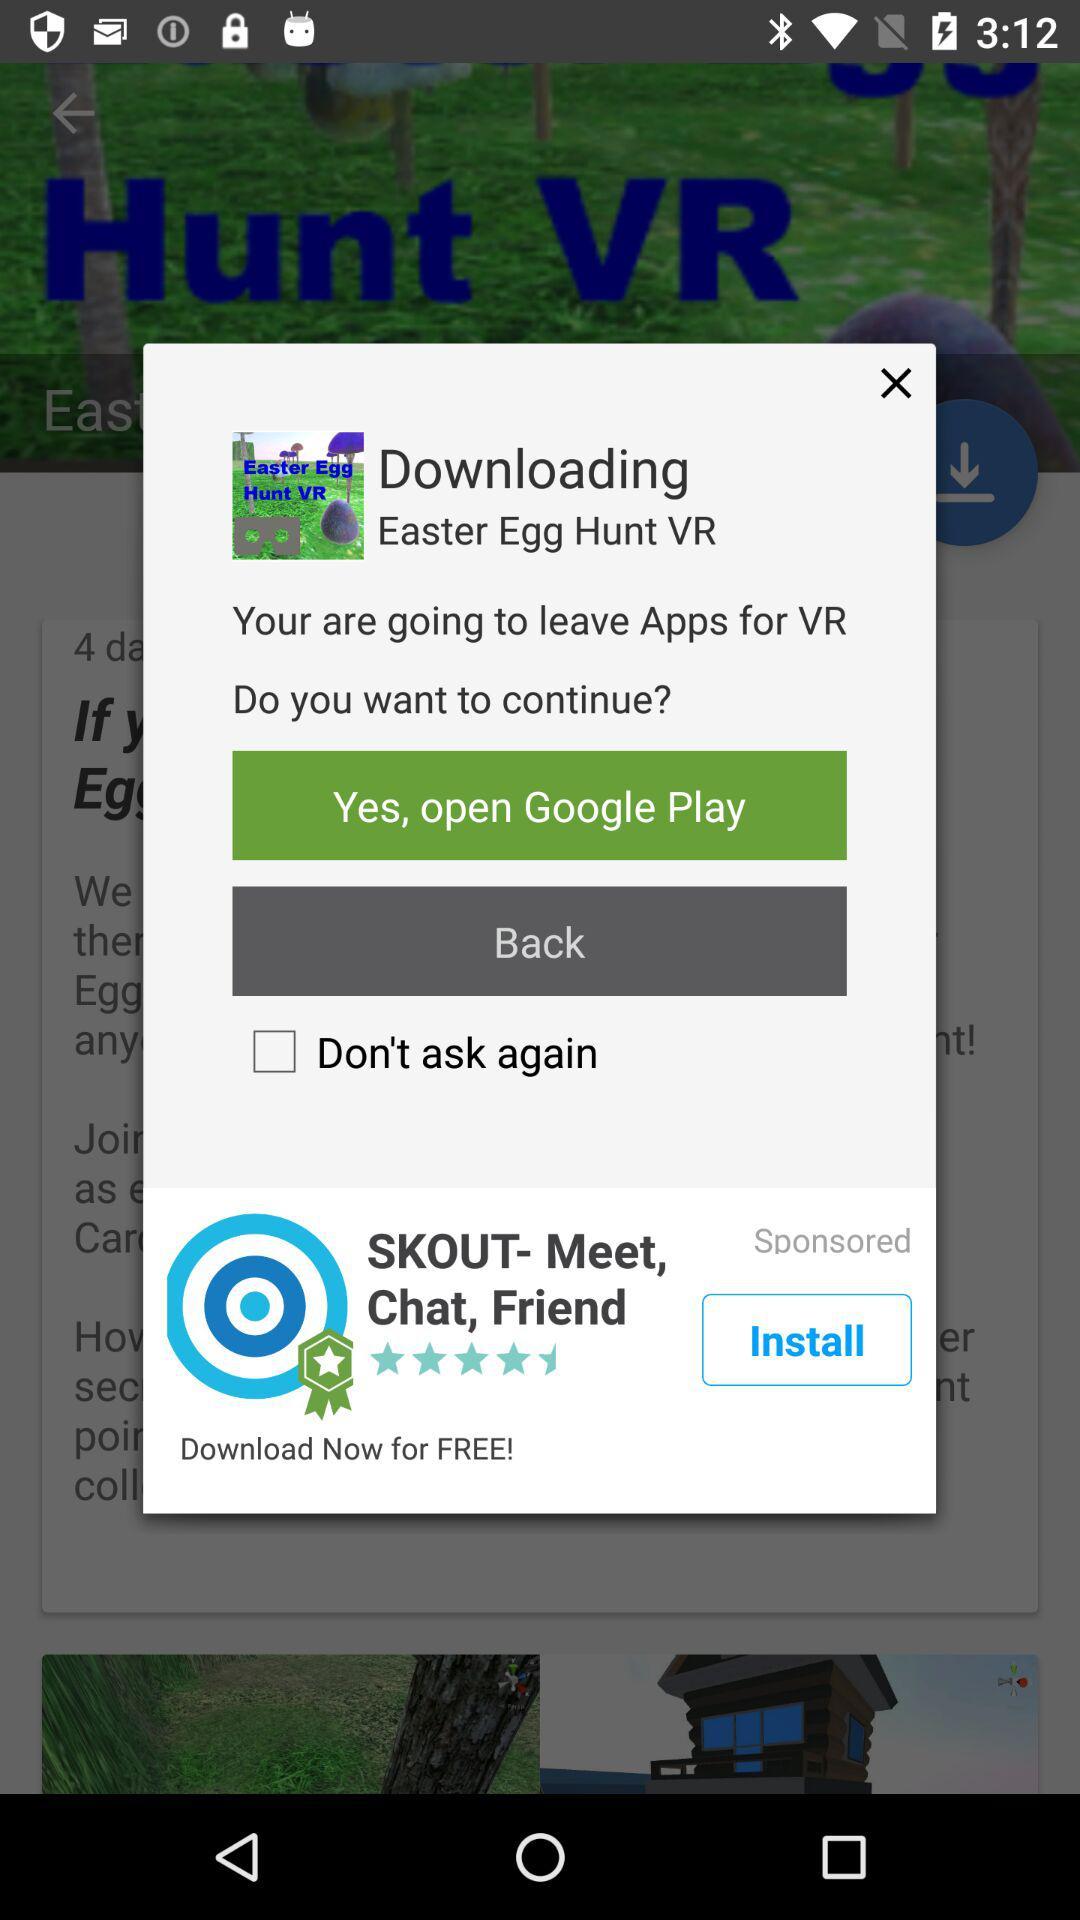 The image size is (1080, 1920). Describe the element at coordinates (538, 940) in the screenshot. I see `the icon below the yes open google item` at that location.